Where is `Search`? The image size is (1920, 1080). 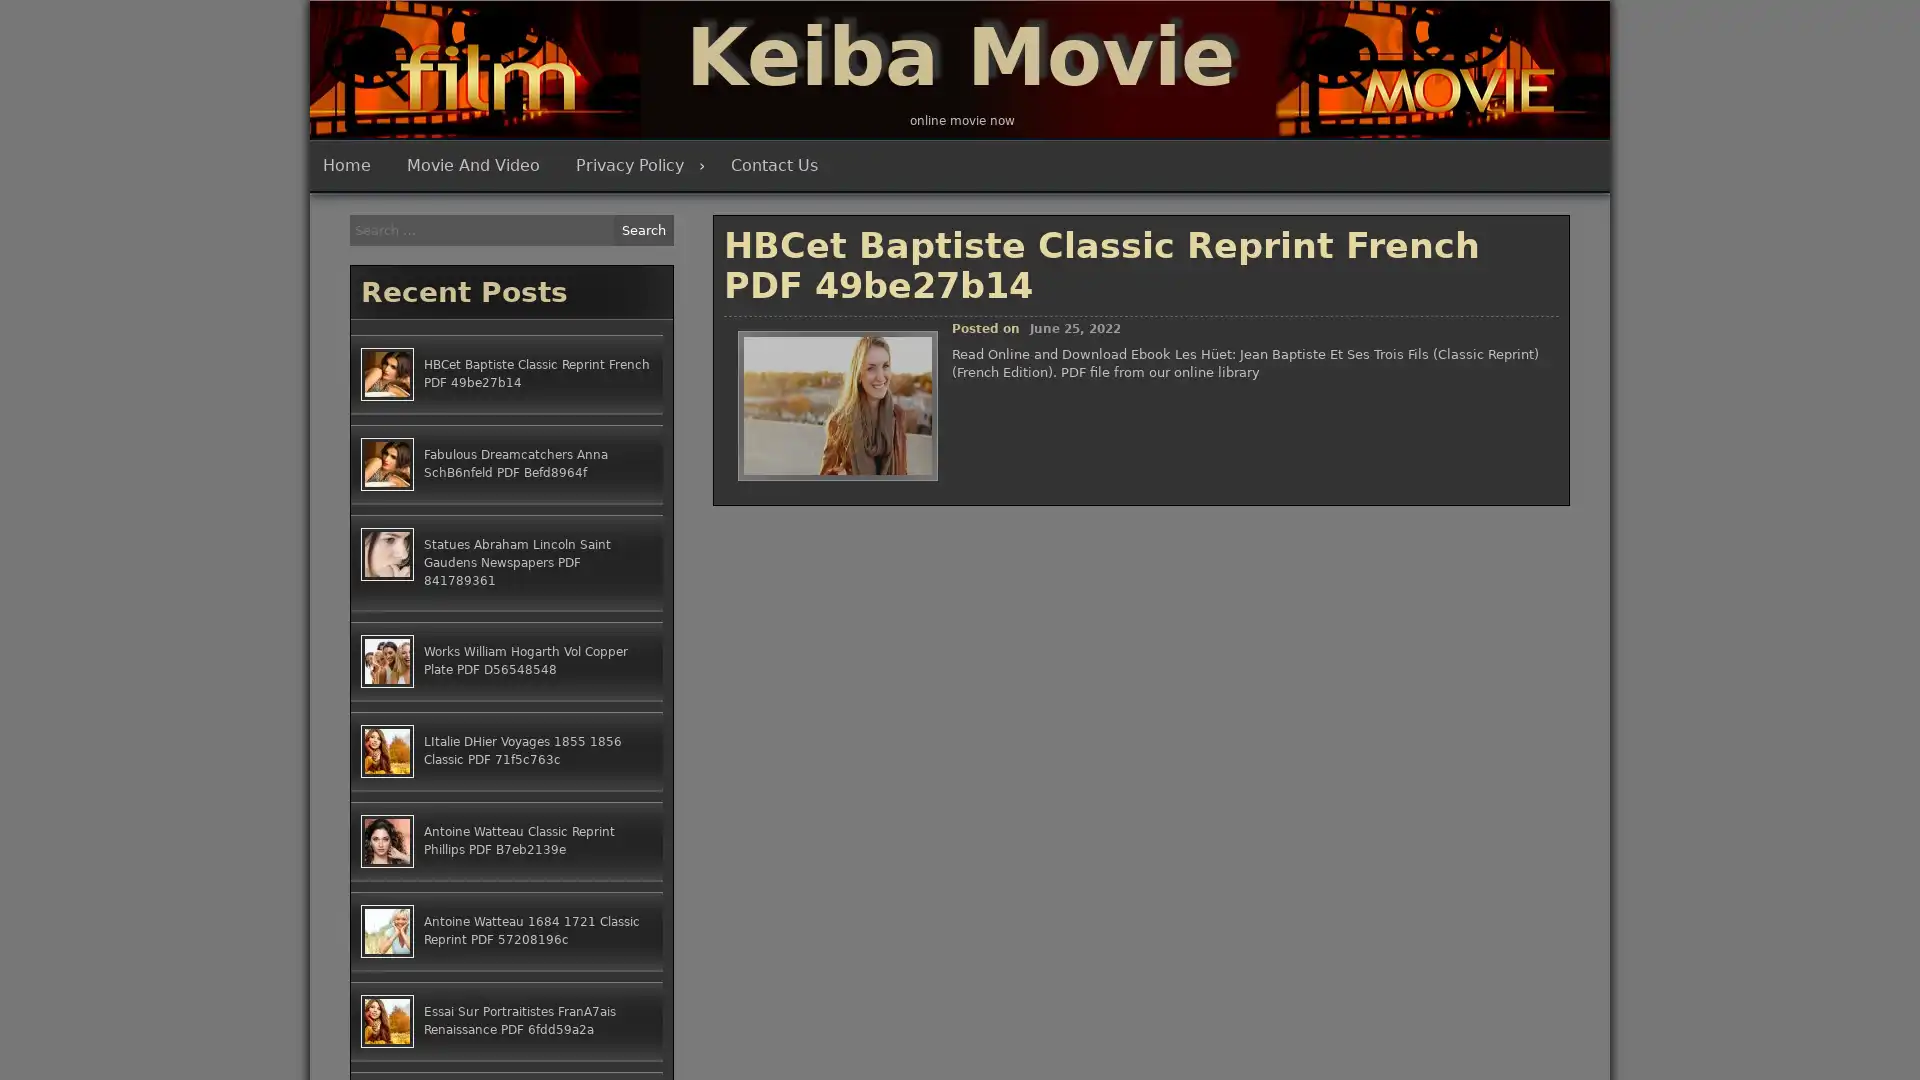
Search is located at coordinates (643, 229).